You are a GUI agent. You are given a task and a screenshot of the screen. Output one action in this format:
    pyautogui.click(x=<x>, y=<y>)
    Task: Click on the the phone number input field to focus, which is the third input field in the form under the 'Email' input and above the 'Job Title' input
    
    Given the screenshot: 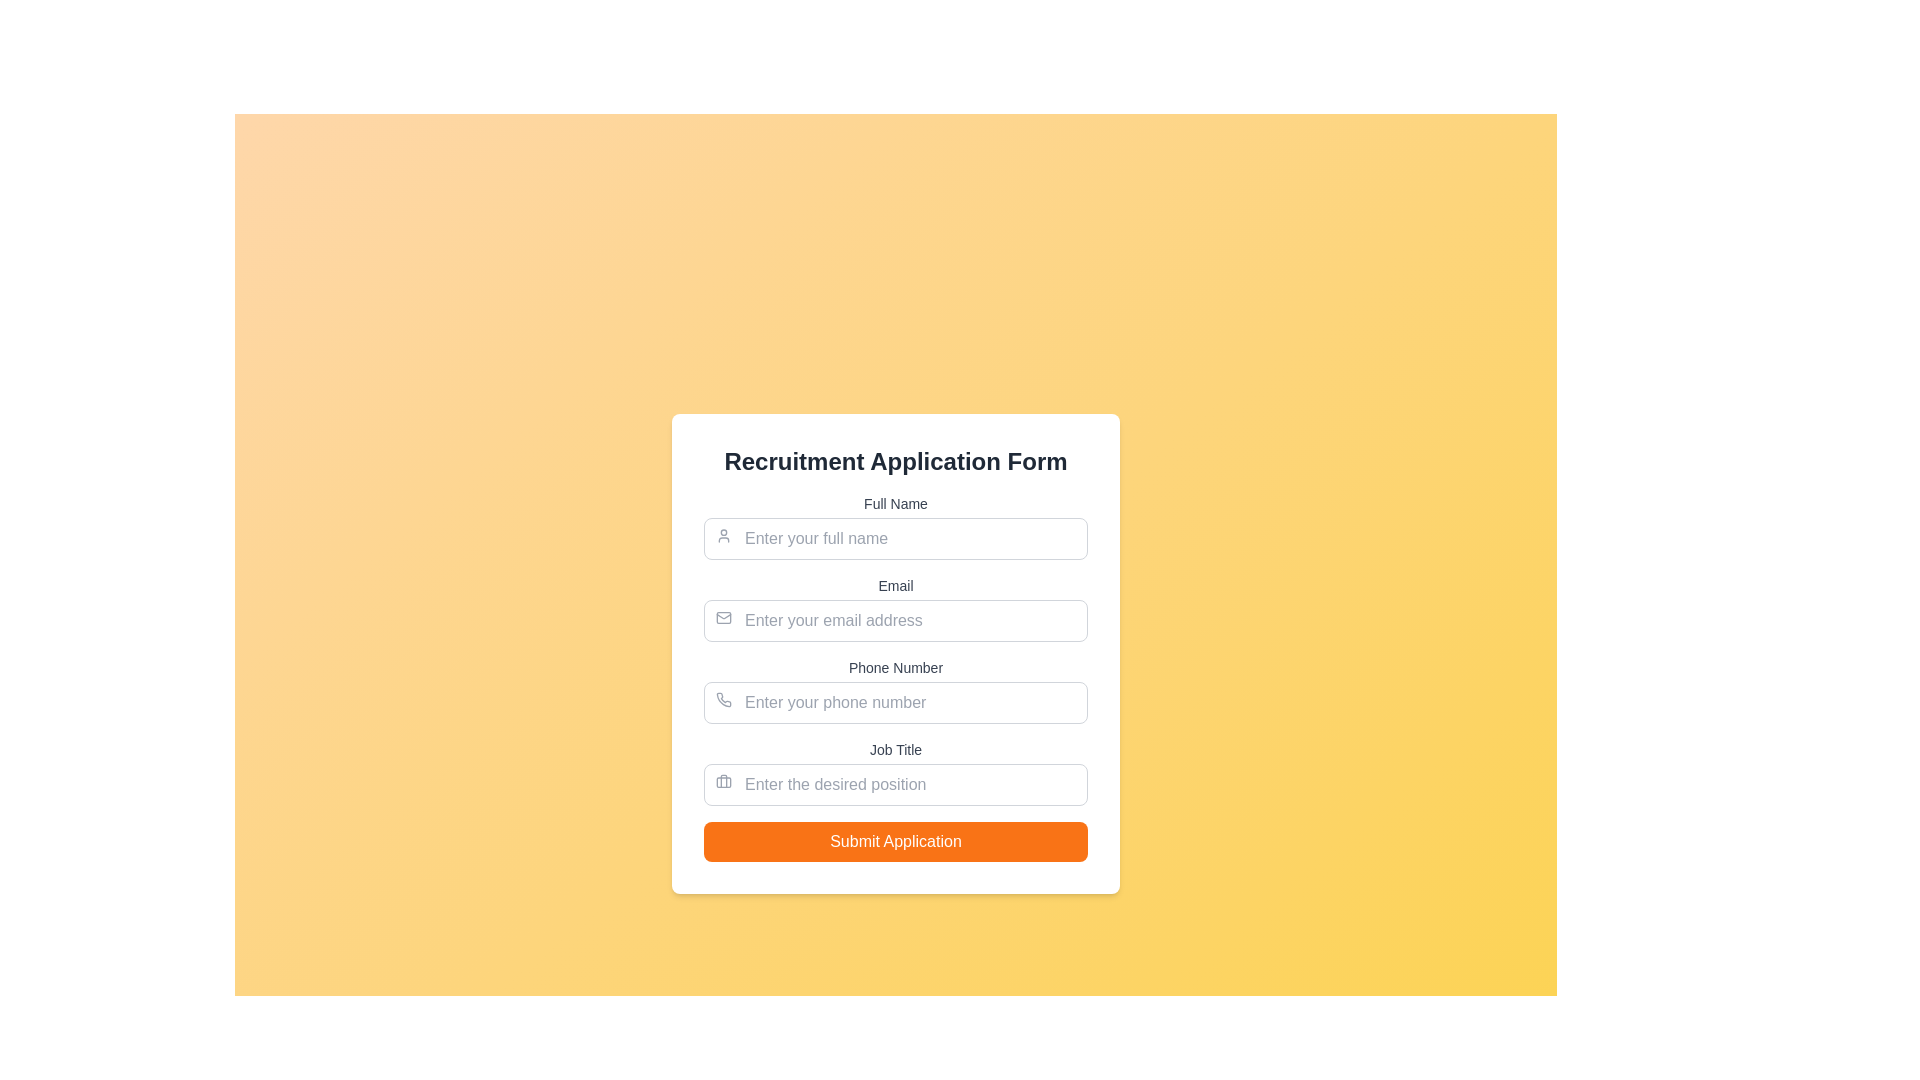 What is the action you would take?
    pyautogui.click(x=895, y=654)
    